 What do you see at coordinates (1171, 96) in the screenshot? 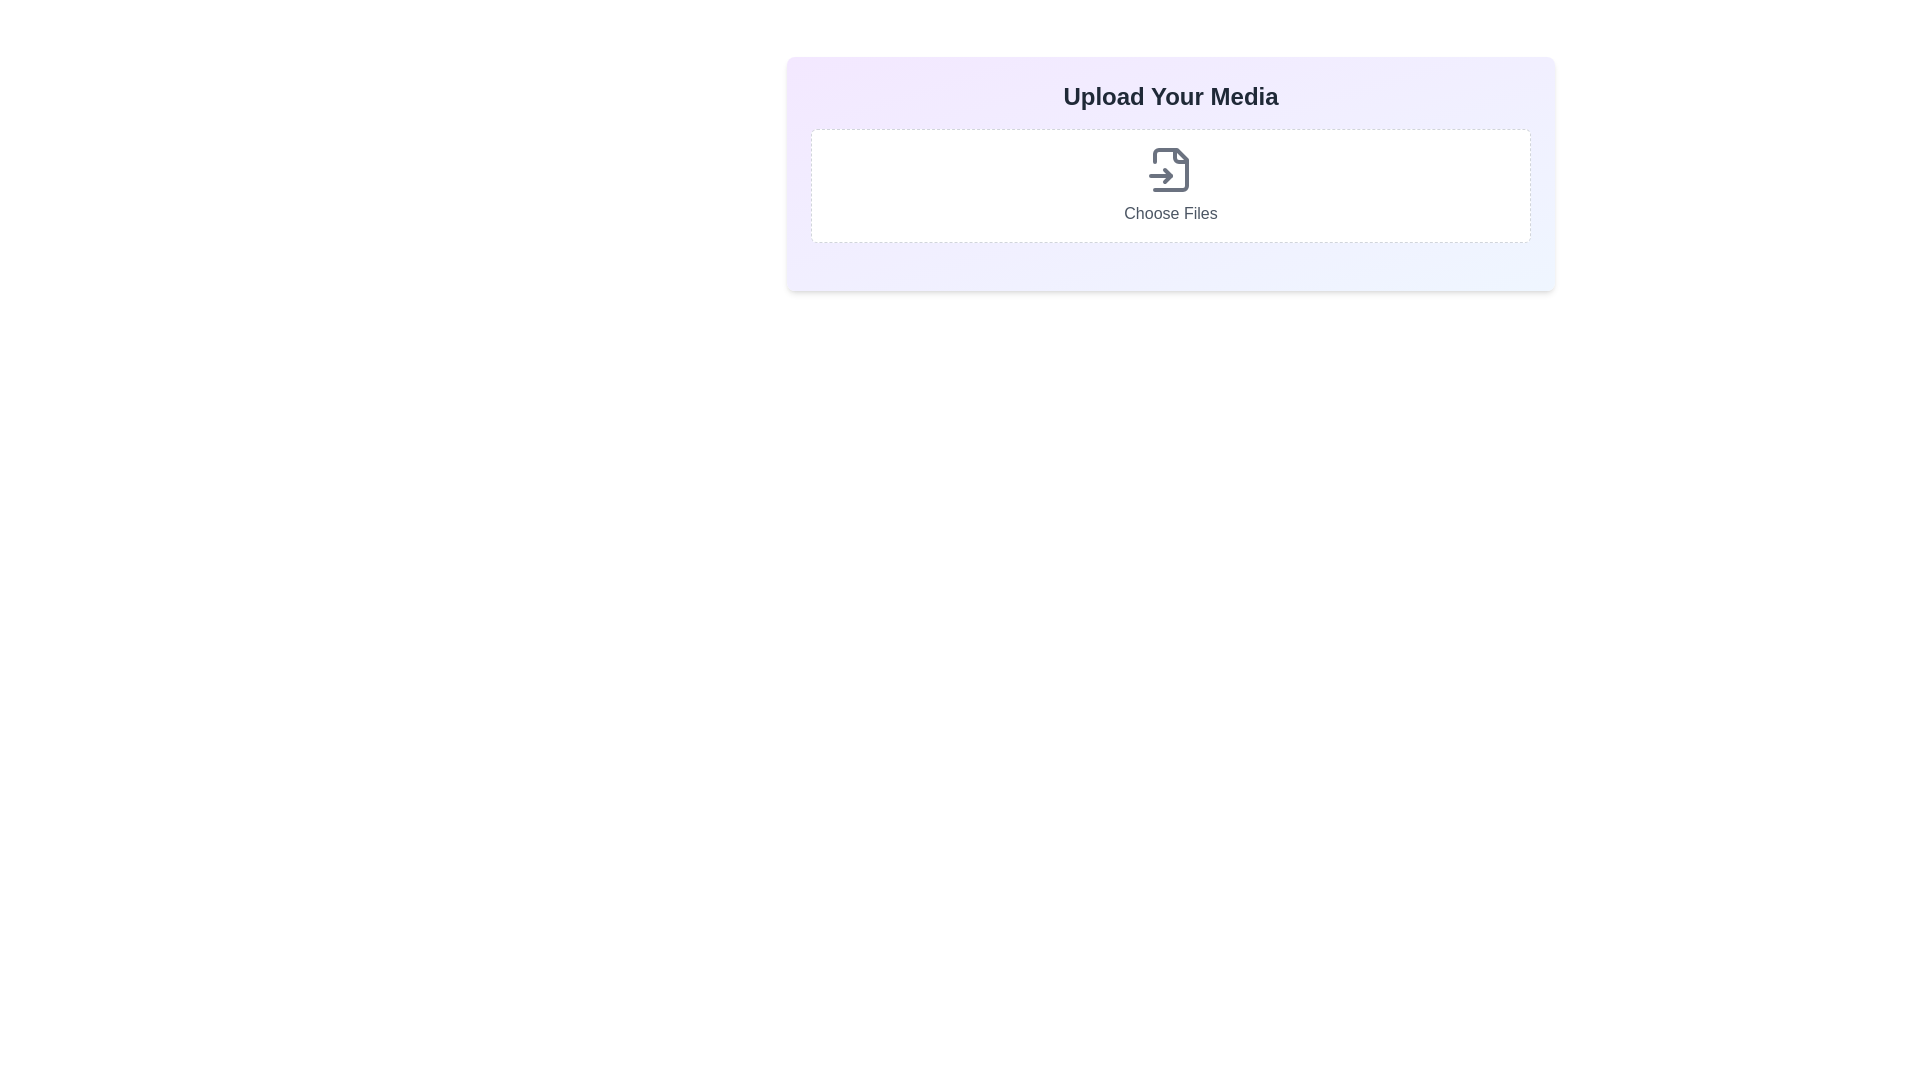
I see `the text label or heading that indicates the section for uploading media files, which is positioned above the 'Choose Files' text and icon, within a box with a light gradient background and rounded corners` at bounding box center [1171, 96].